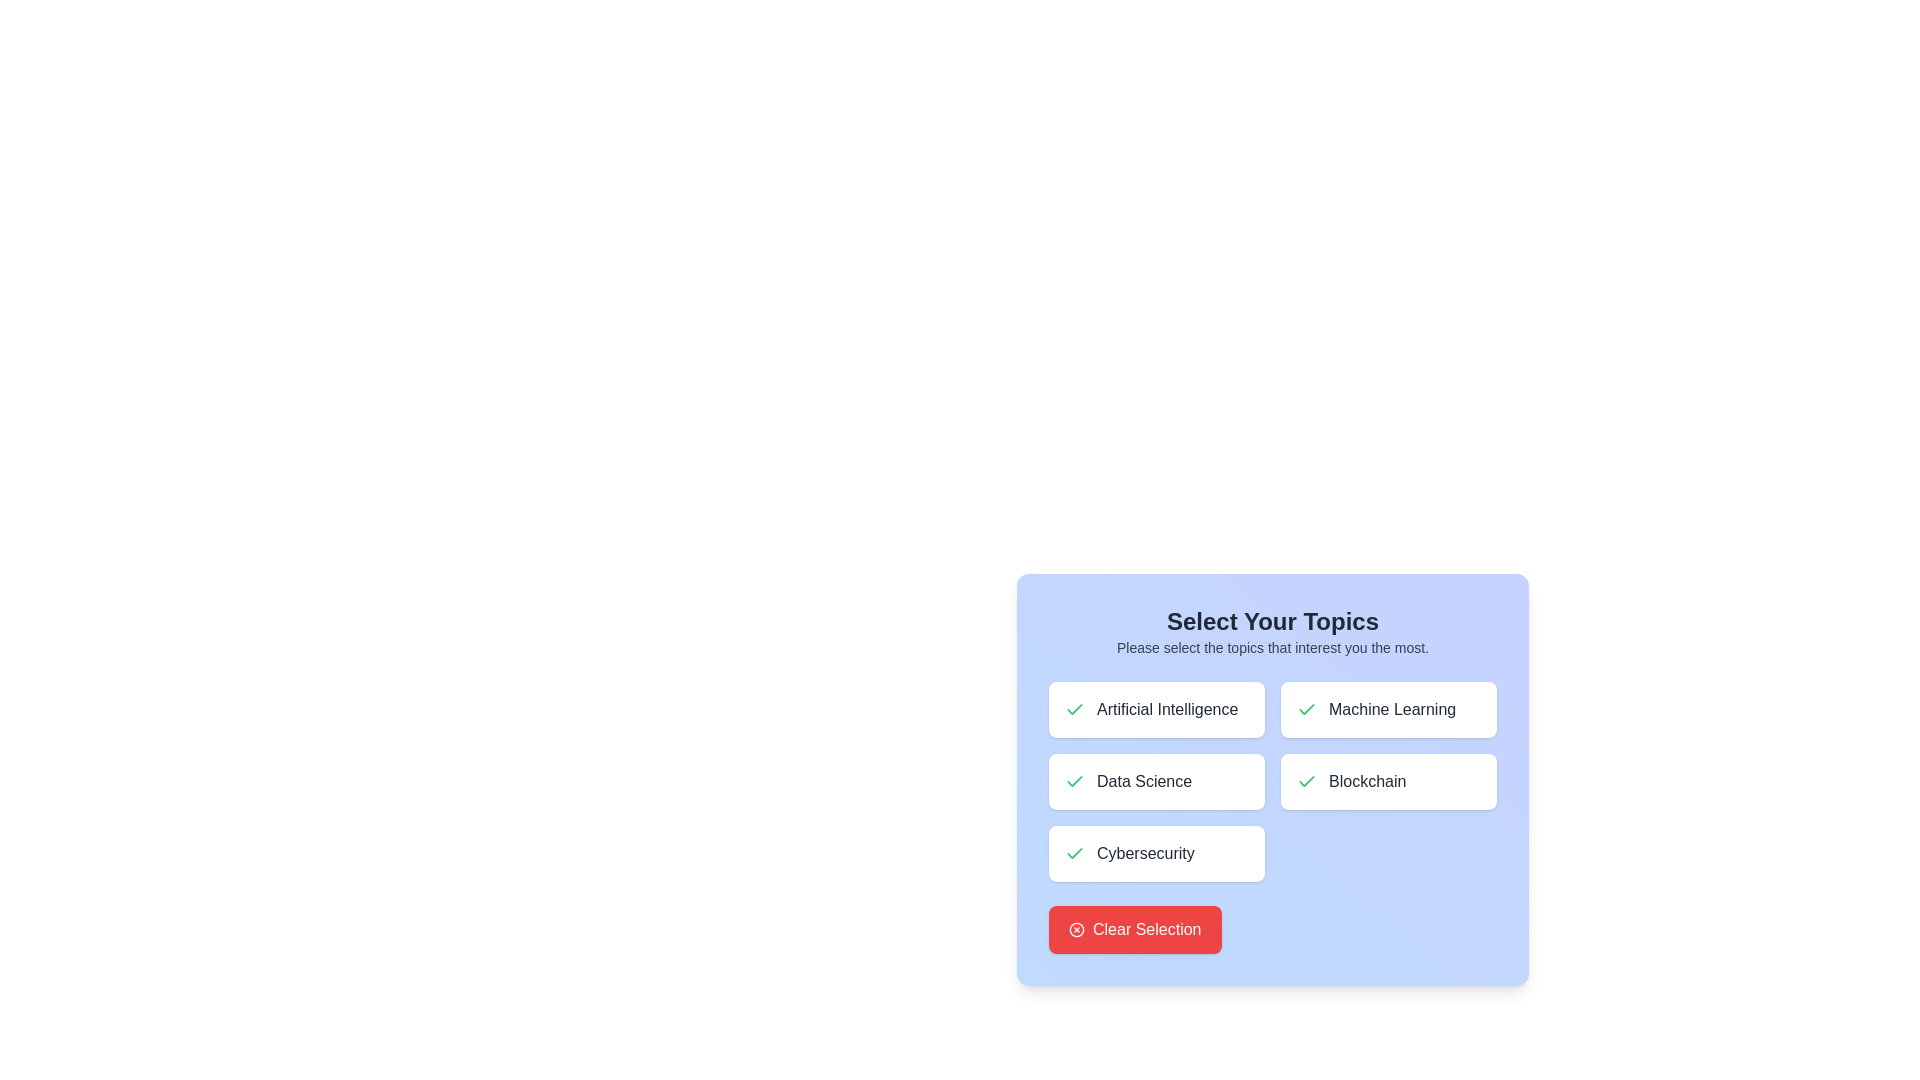 The width and height of the screenshot is (1920, 1080). What do you see at coordinates (1156, 781) in the screenshot?
I see `the button corresponding to the topic Data Science` at bounding box center [1156, 781].